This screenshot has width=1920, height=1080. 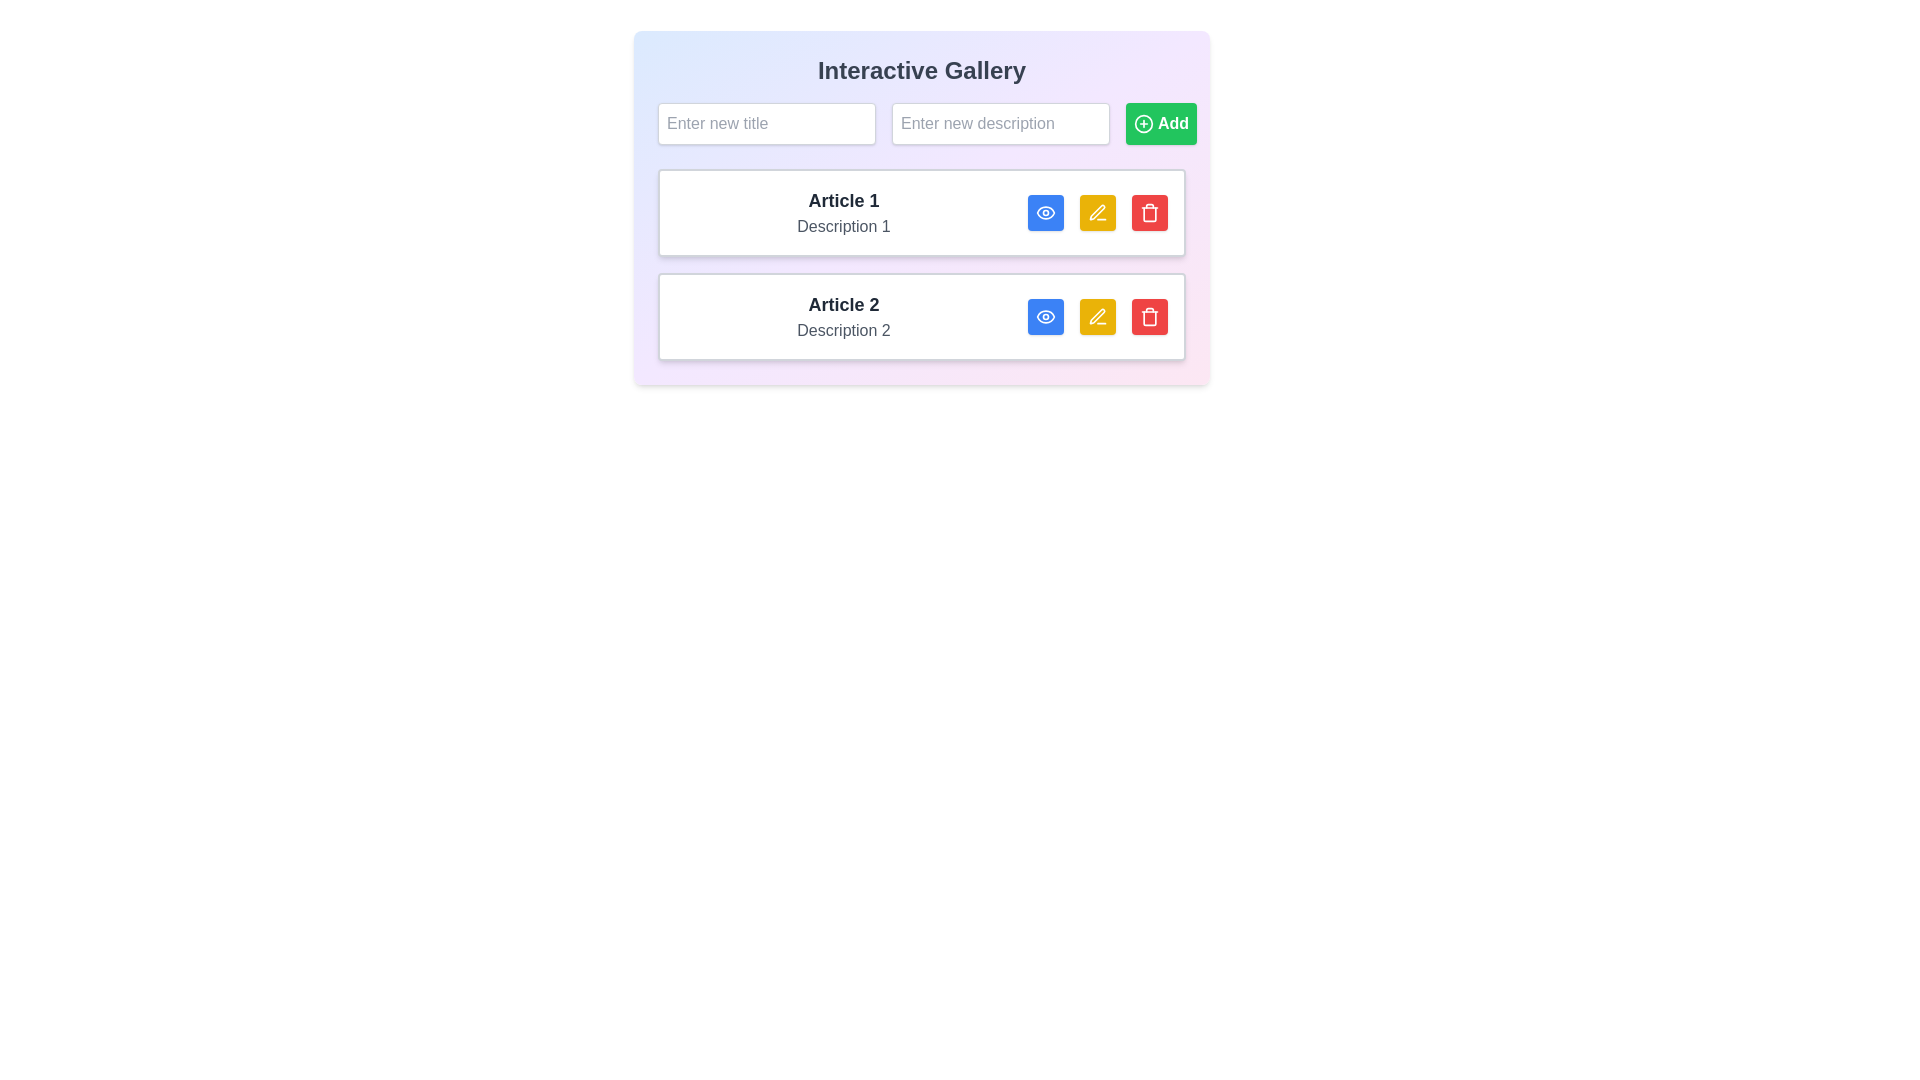 What do you see at coordinates (1097, 212) in the screenshot?
I see `the pen icon button with a yellow background to initiate editing for 'Article 1'` at bounding box center [1097, 212].